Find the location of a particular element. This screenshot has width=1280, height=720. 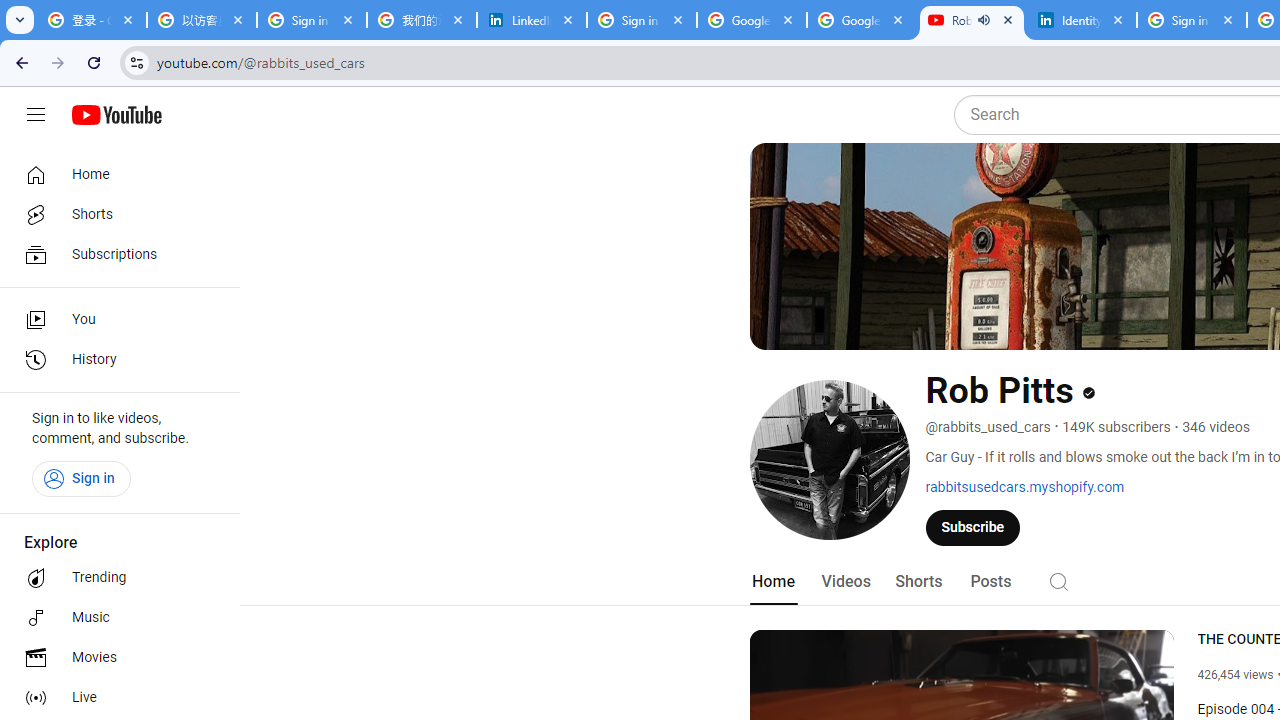

'Shorts' is located at coordinates (917, 581).